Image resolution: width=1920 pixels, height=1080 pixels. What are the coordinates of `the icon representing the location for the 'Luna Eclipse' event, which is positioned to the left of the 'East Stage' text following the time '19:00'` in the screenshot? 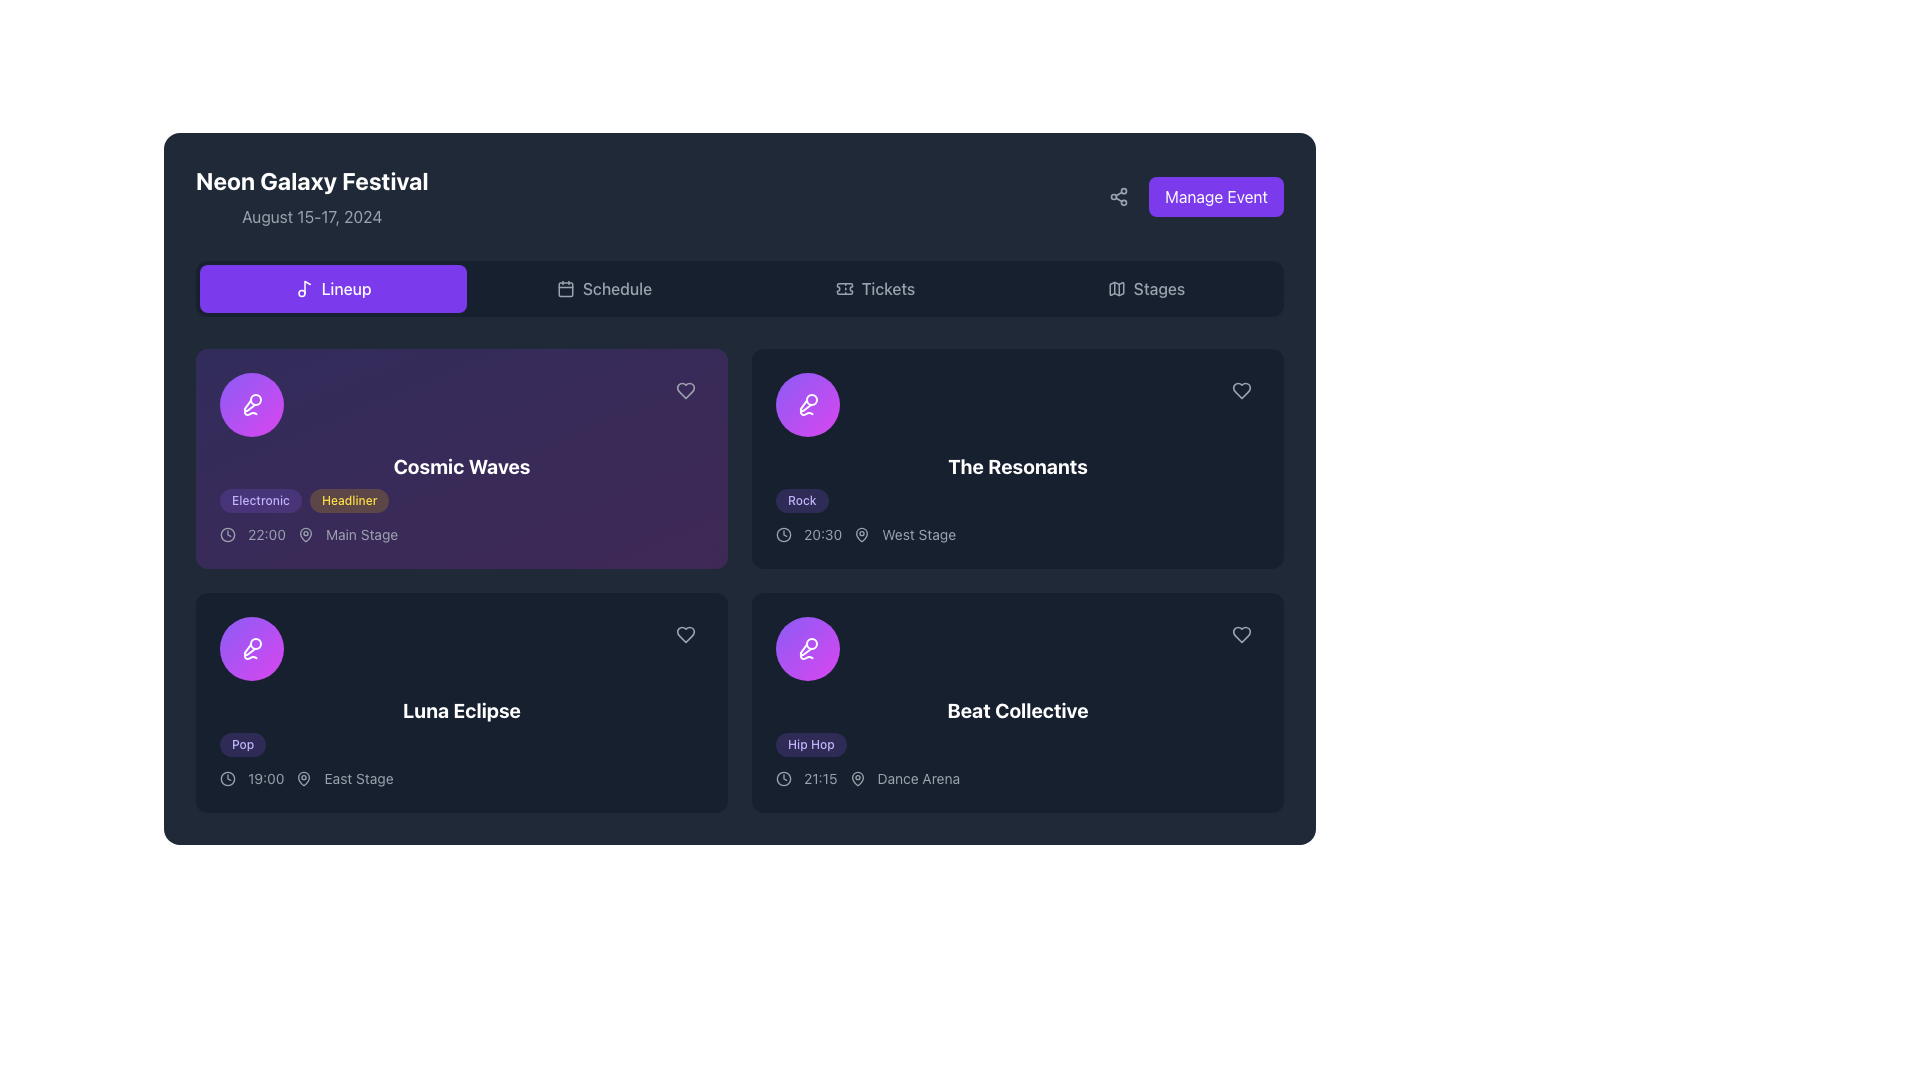 It's located at (303, 778).